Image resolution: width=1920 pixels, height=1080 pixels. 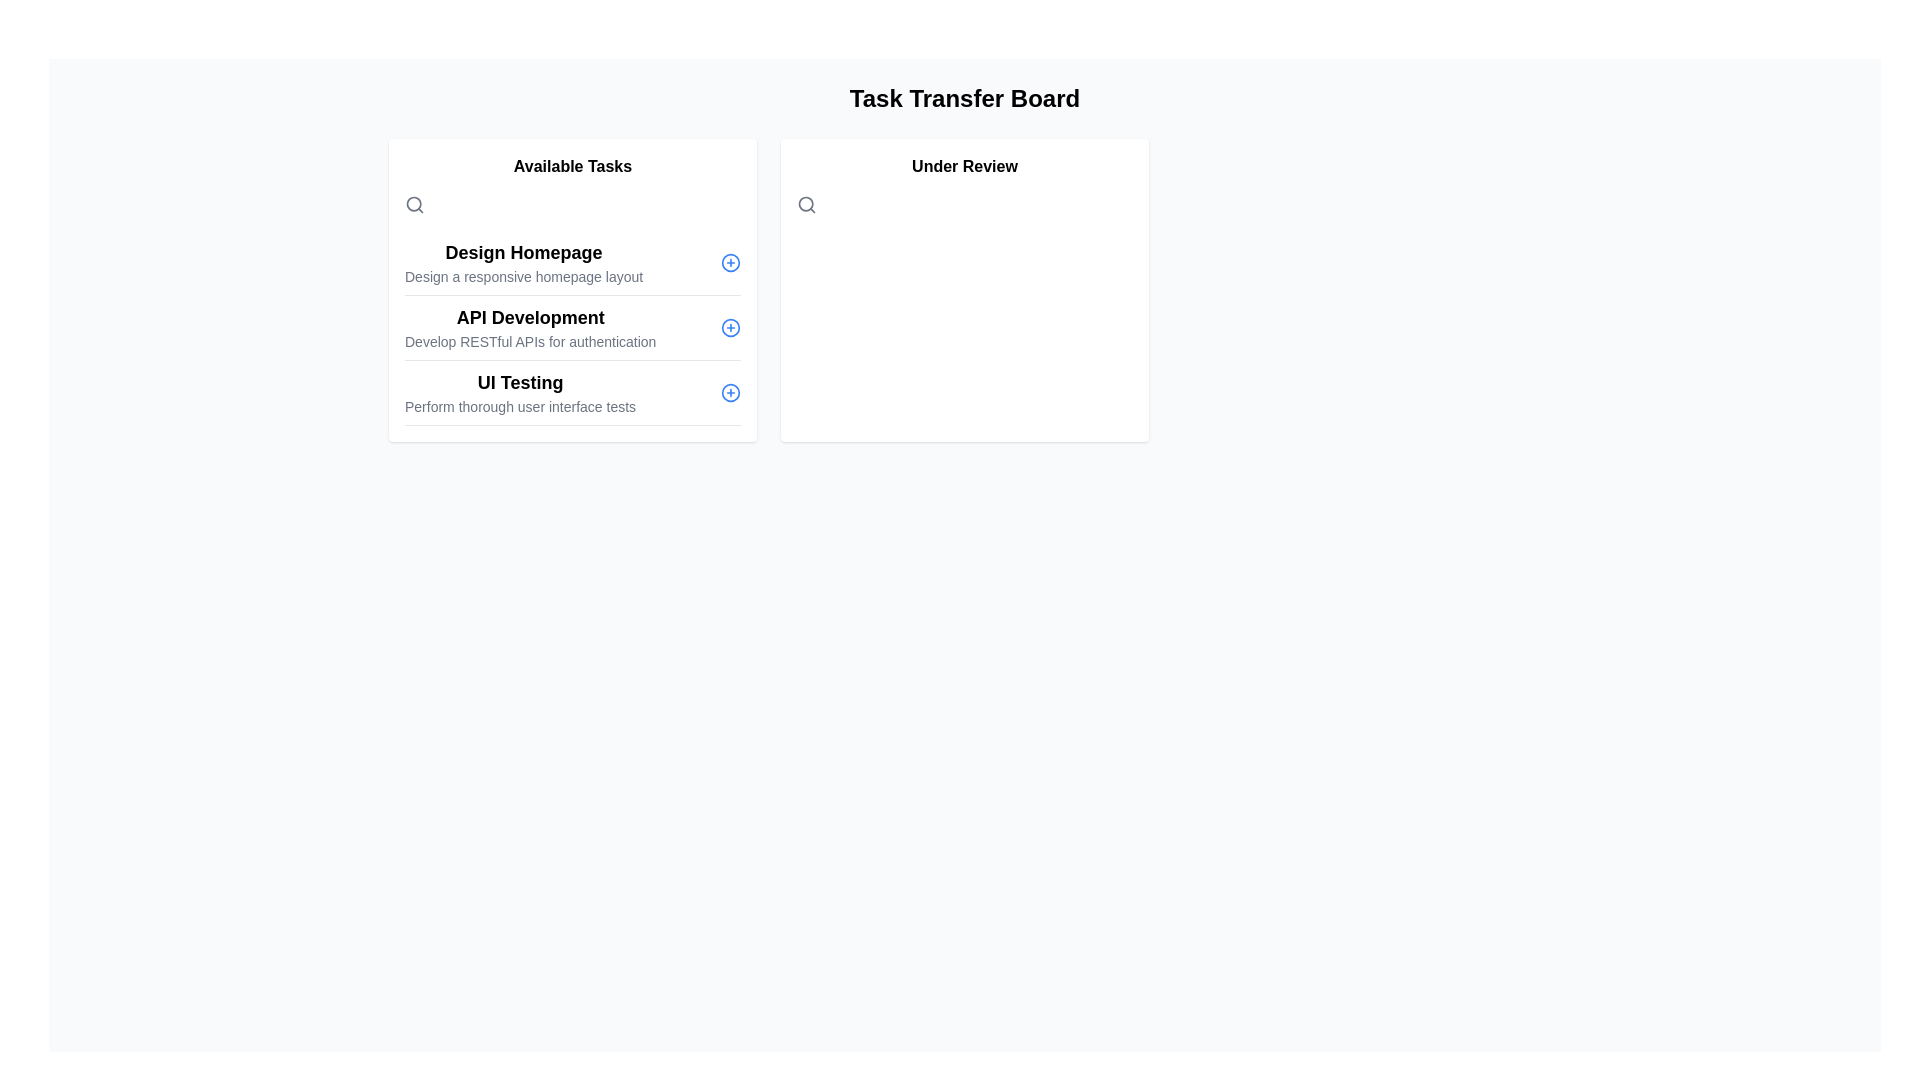 What do you see at coordinates (729, 261) in the screenshot?
I see `the button located next to the text 'Design Homepage' in the 'Available Tasks' section, which serves as an action trigger for adding a task` at bounding box center [729, 261].